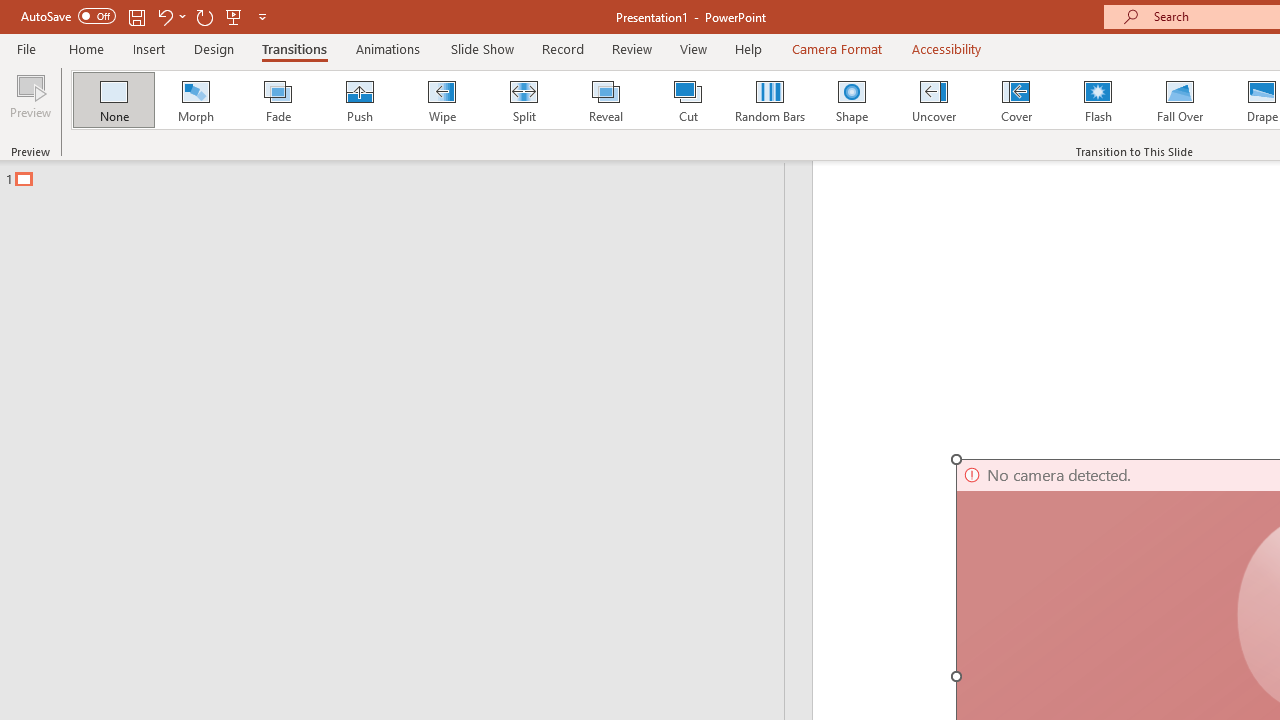 The image size is (1280, 720). What do you see at coordinates (144, 16) in the screenshot?
I see `'Quick Access Toolbar'` at bounding box center [144, 16].